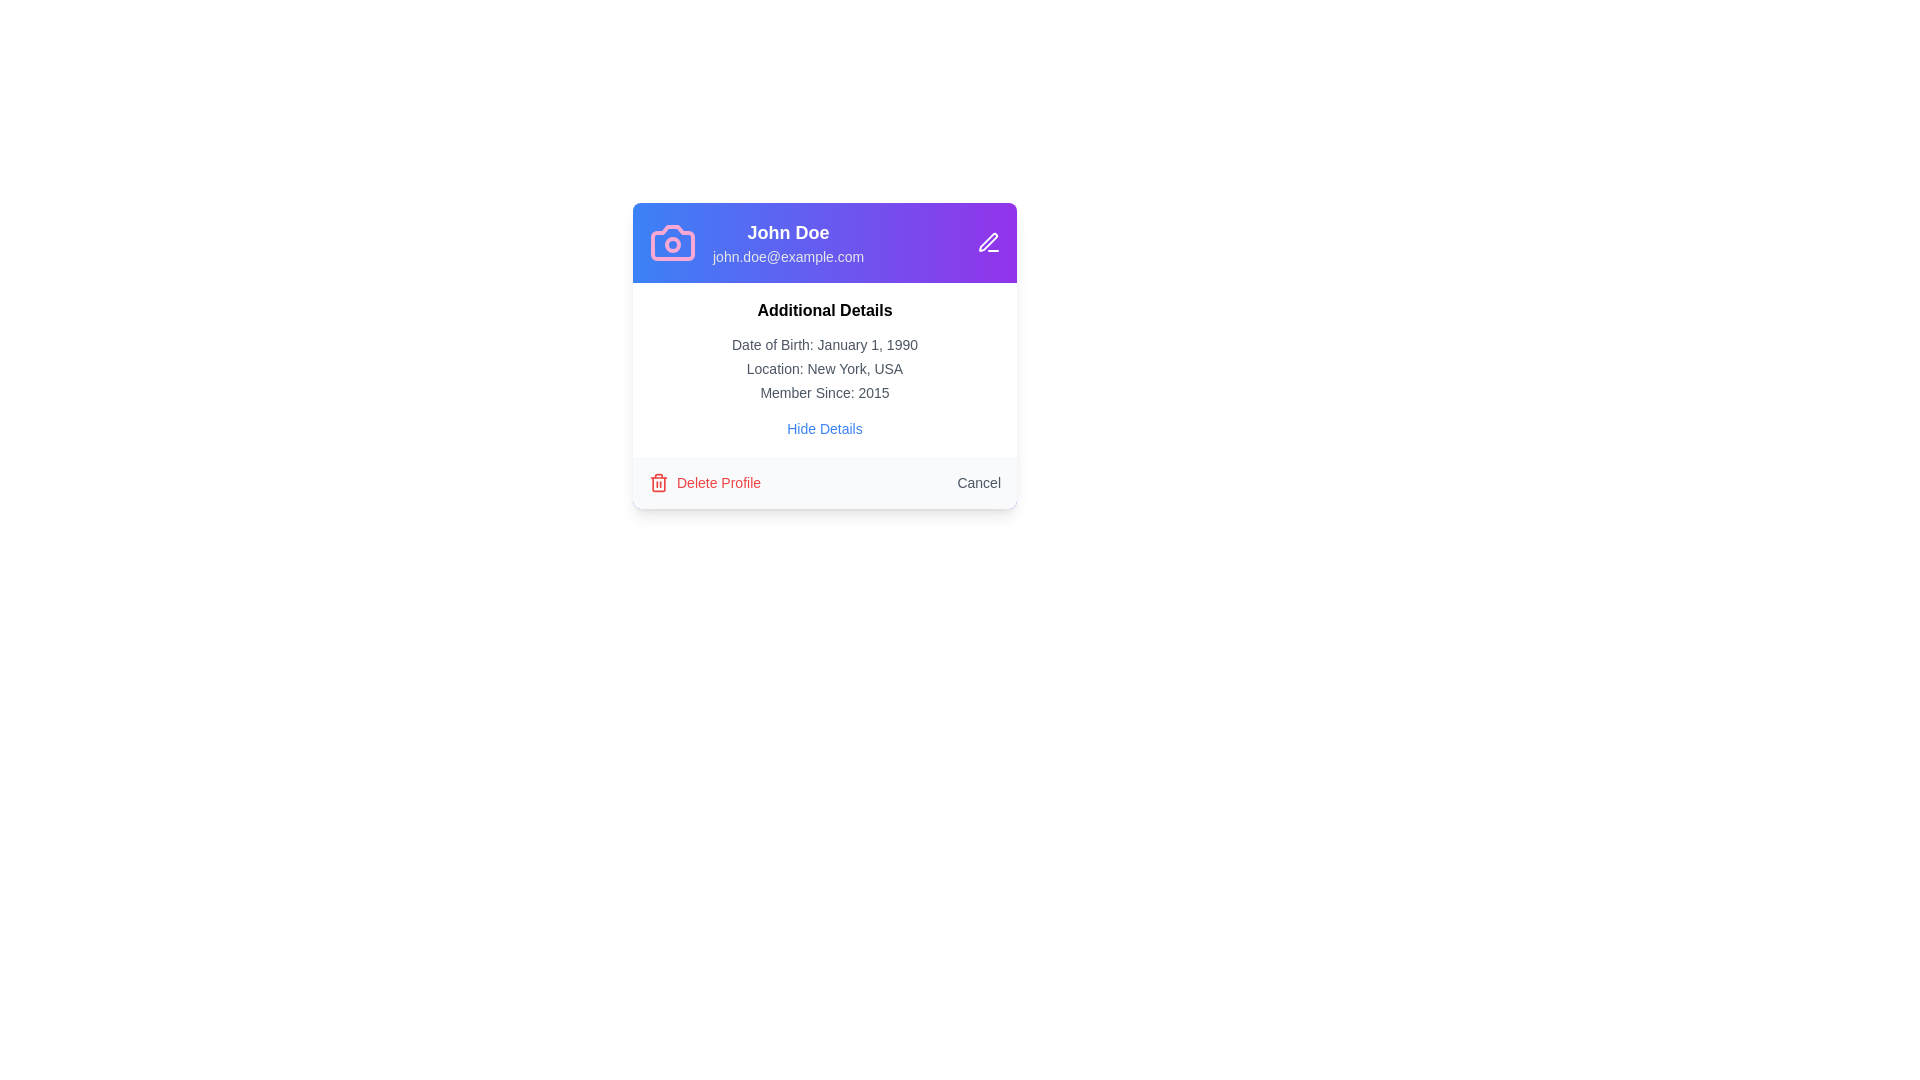  Describe the element at coordinates (825, 369) in the screenshot. I see `the static Text block displaying individual details located under 'Additional Details' and above 'Hide Details'` at that location.